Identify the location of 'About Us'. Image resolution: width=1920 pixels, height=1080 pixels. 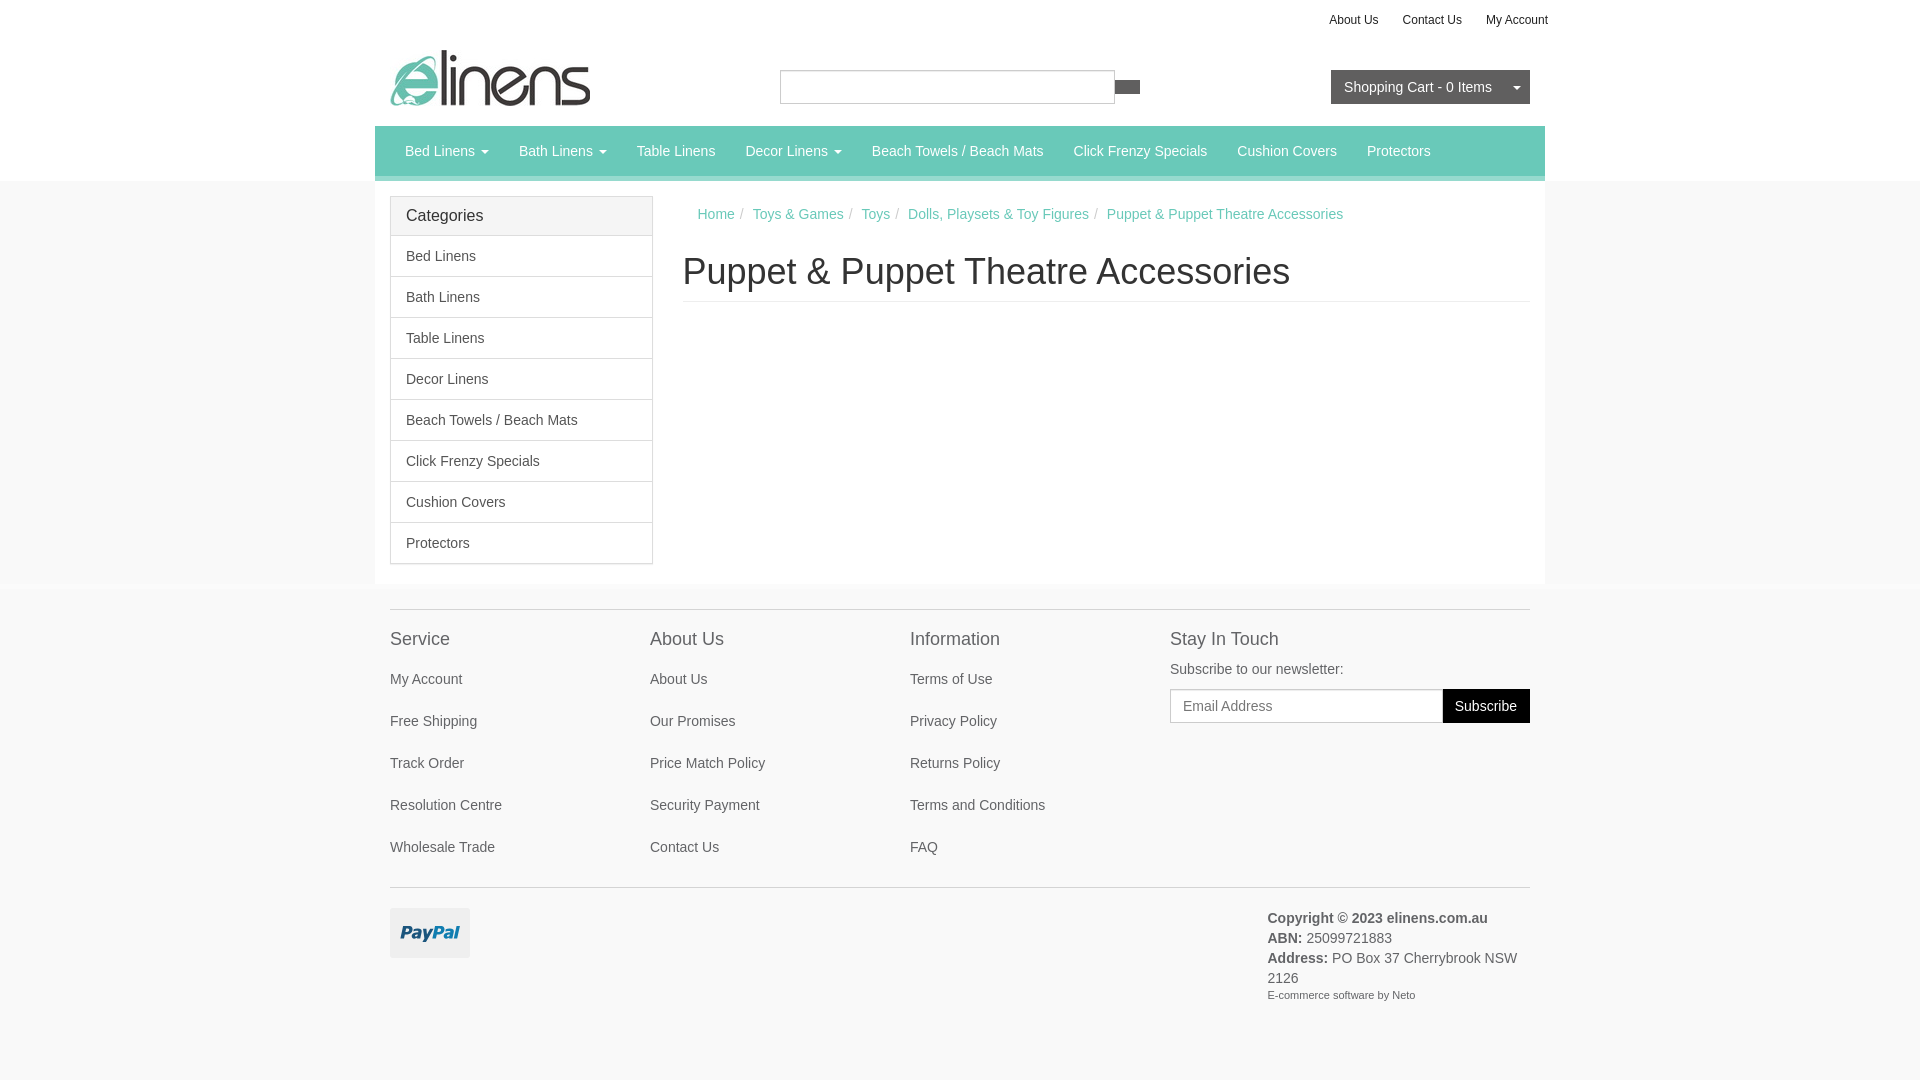
(1353, 19).